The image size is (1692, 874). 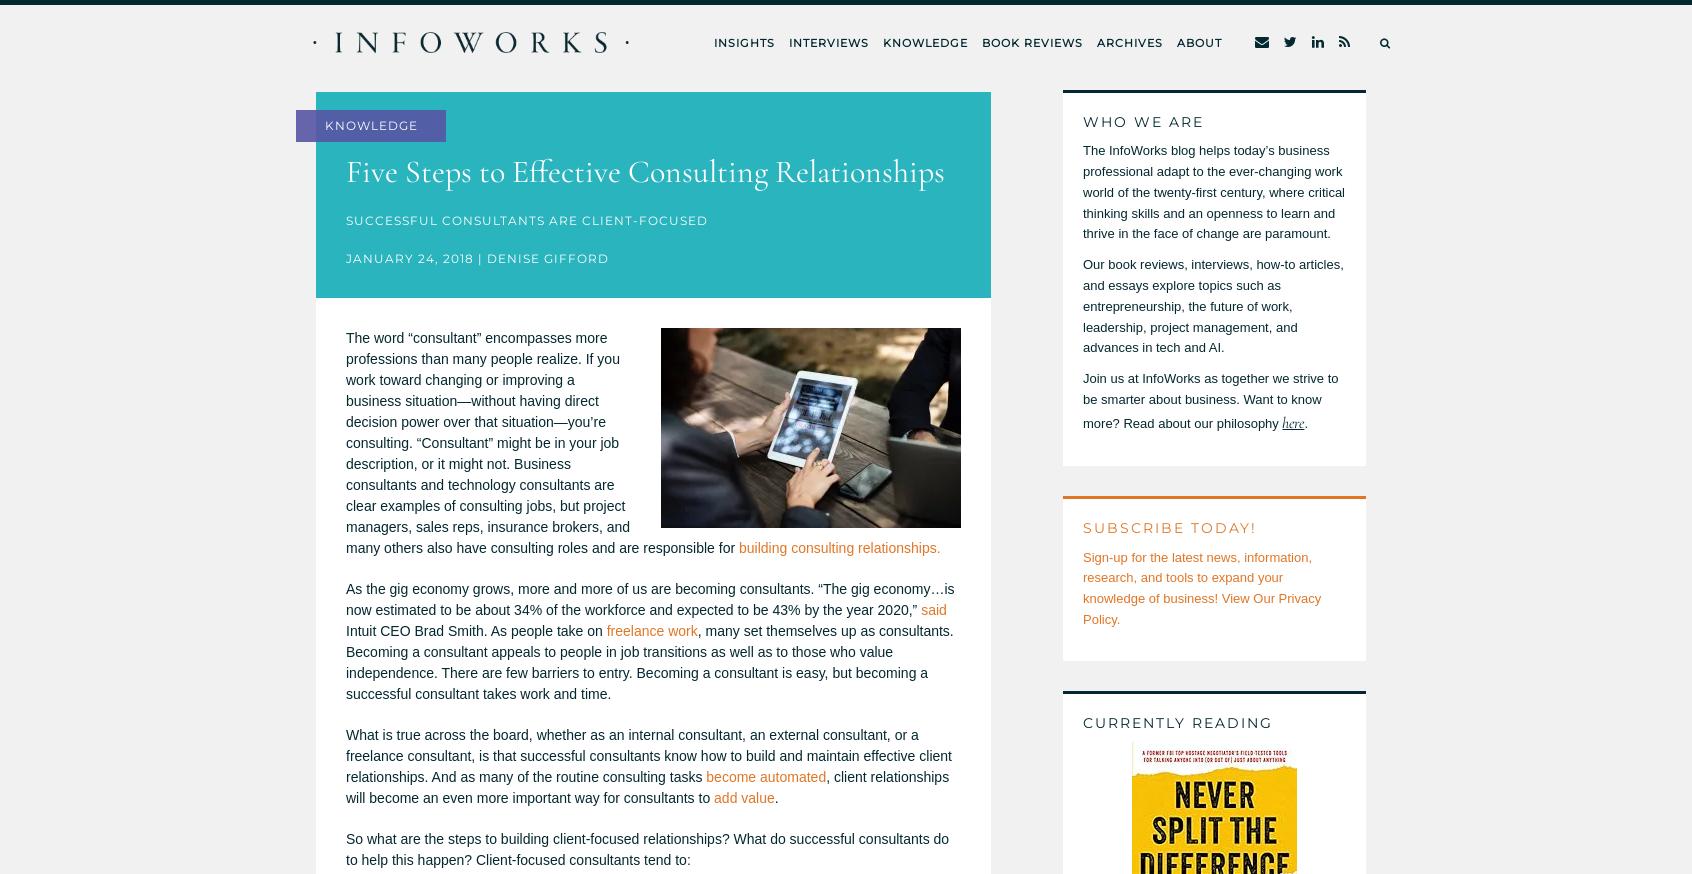 I want to click on 'here', so click(x=1292, y=421).